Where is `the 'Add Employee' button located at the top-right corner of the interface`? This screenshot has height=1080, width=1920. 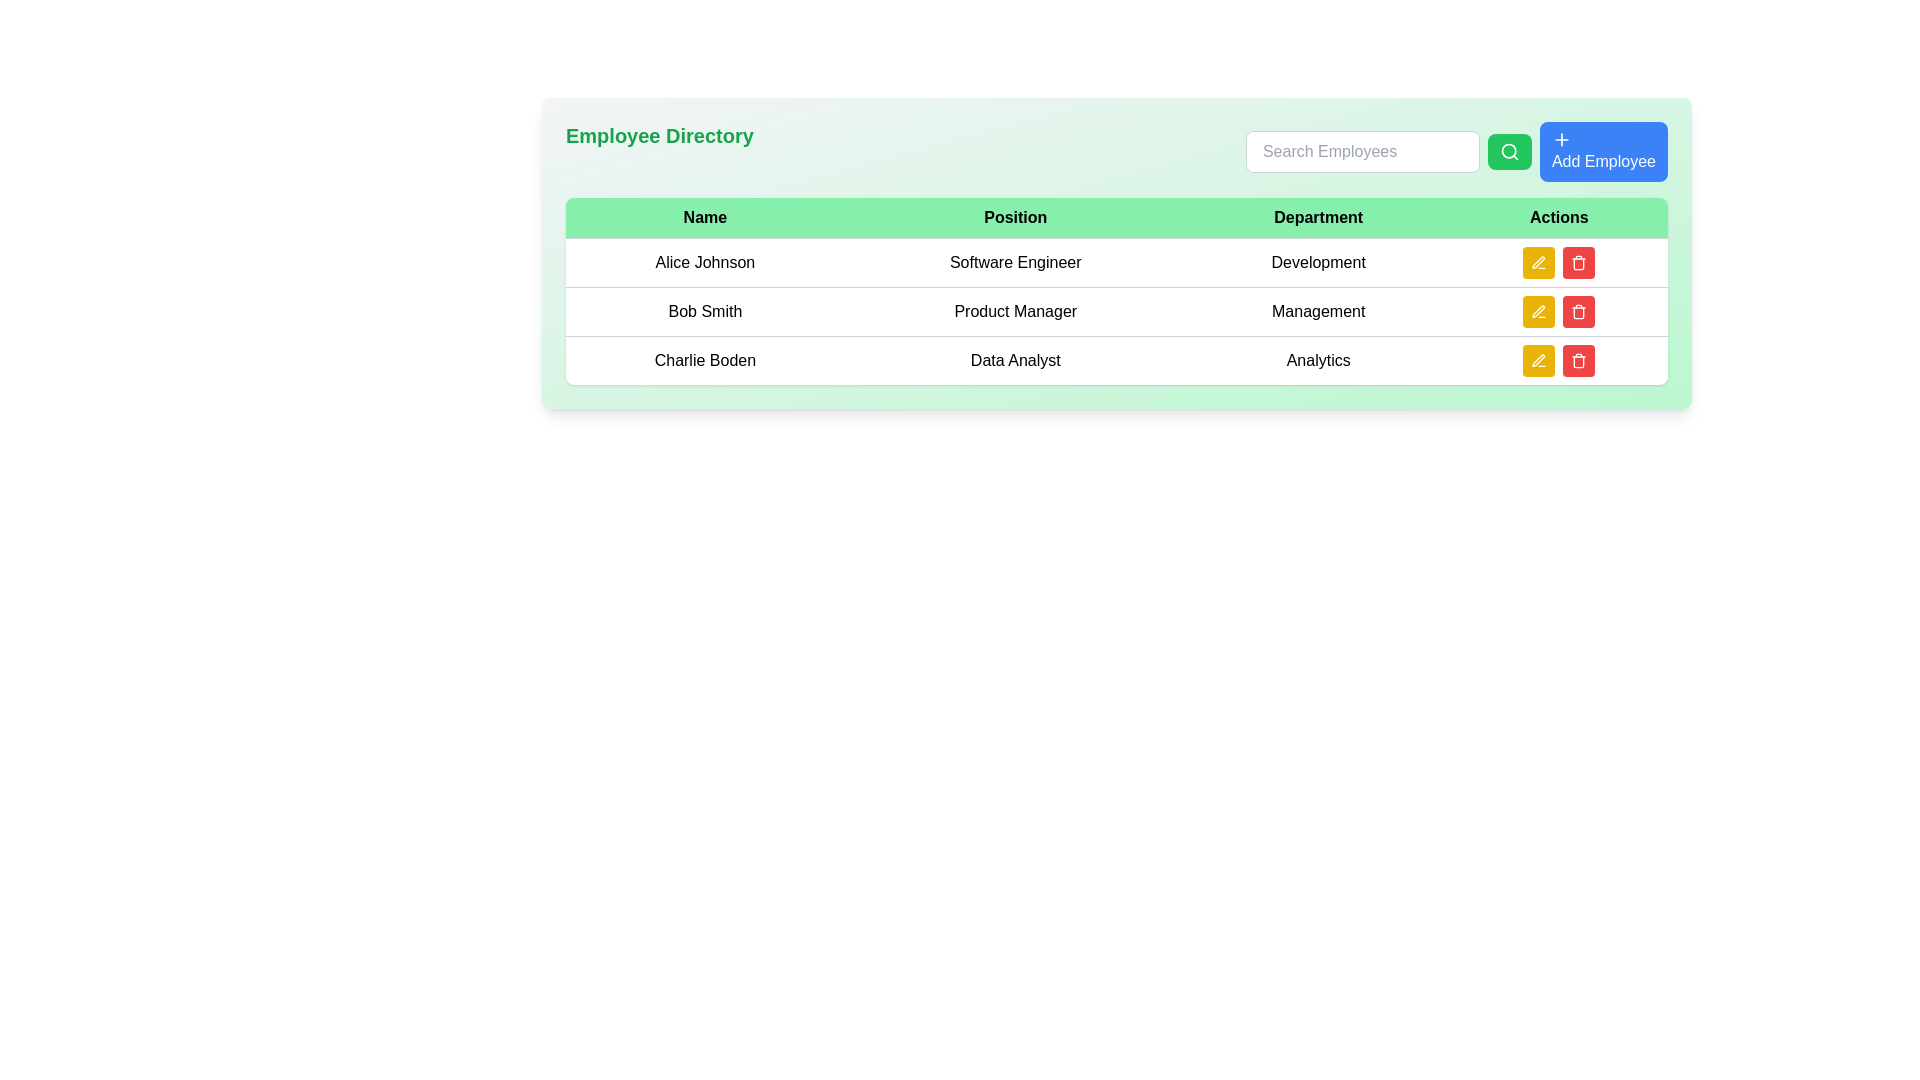
the 'Add Employee' button located at the top-right corner of the interface is located at coordinates (1603, 150).